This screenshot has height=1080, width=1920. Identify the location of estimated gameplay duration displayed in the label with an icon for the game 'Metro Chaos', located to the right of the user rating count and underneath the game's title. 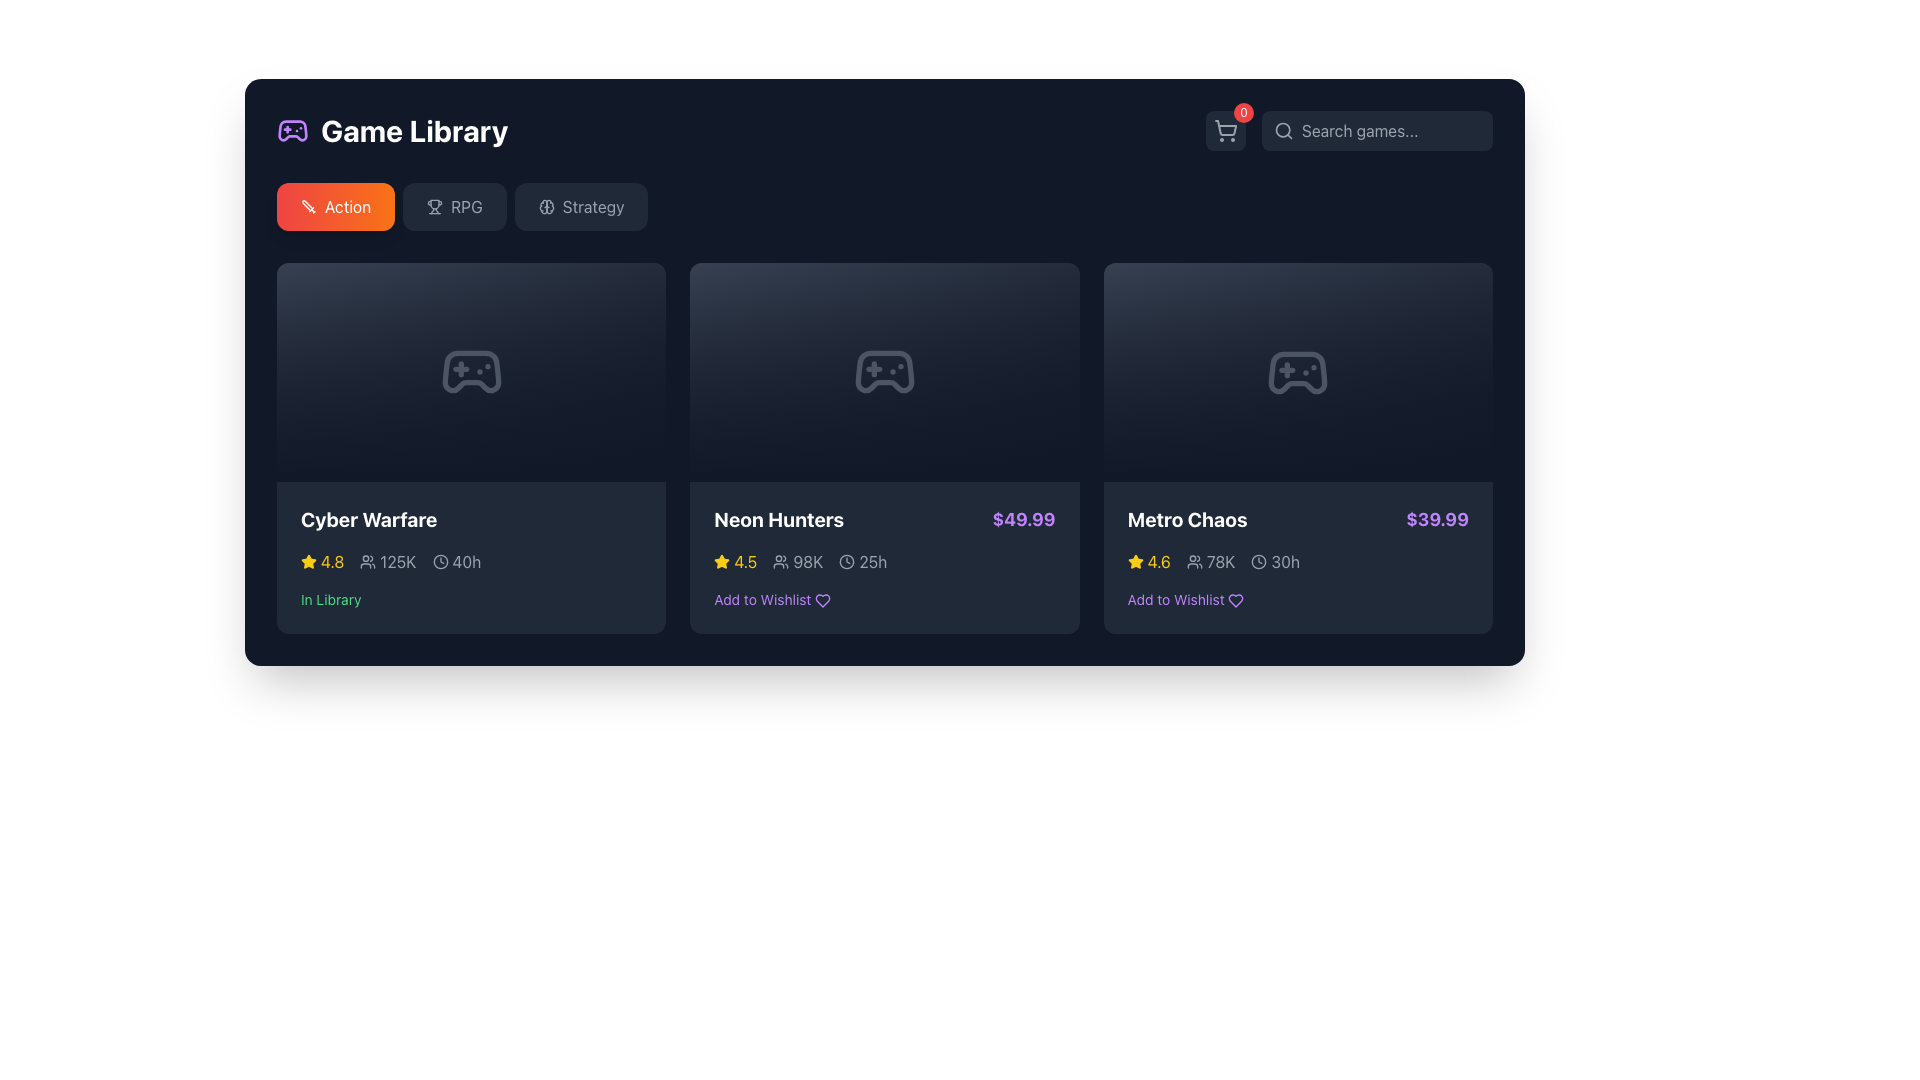
(1274, 562).